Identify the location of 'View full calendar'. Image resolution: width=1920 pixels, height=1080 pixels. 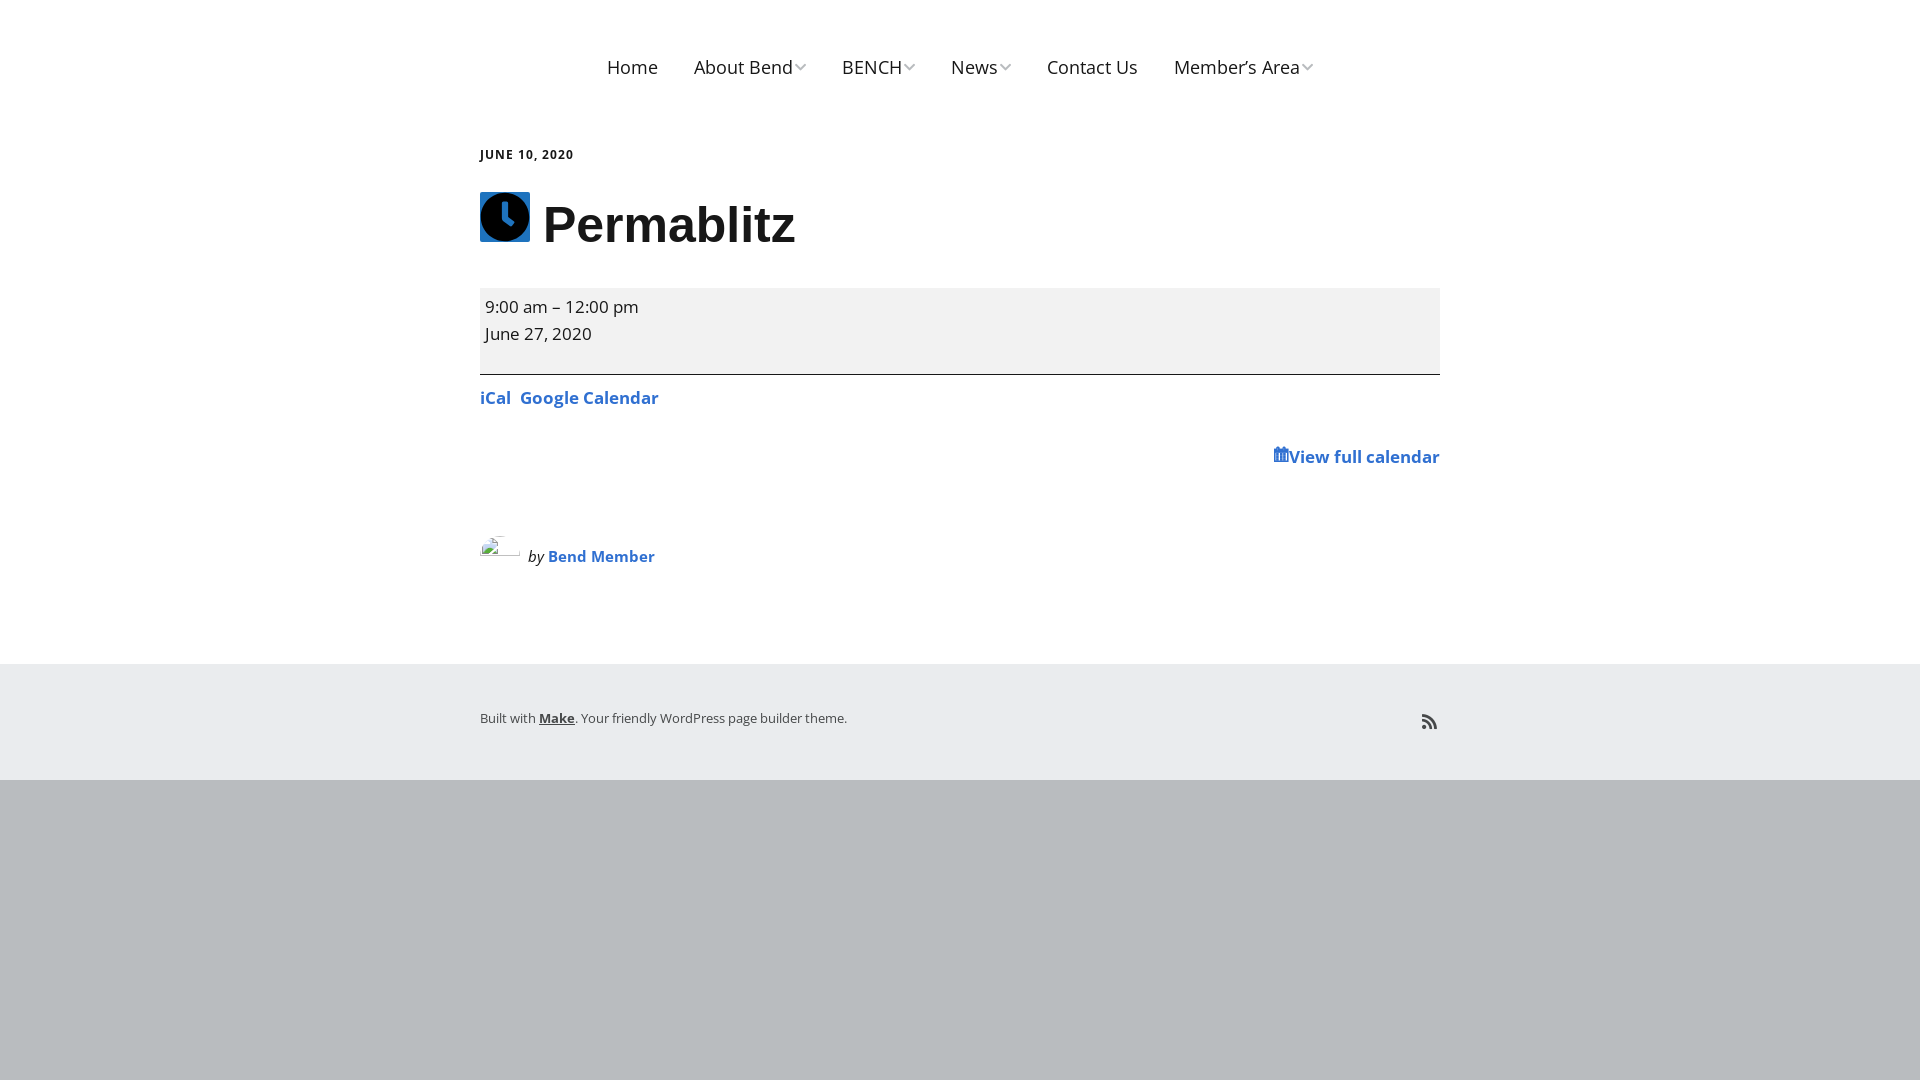
(1356, 456).